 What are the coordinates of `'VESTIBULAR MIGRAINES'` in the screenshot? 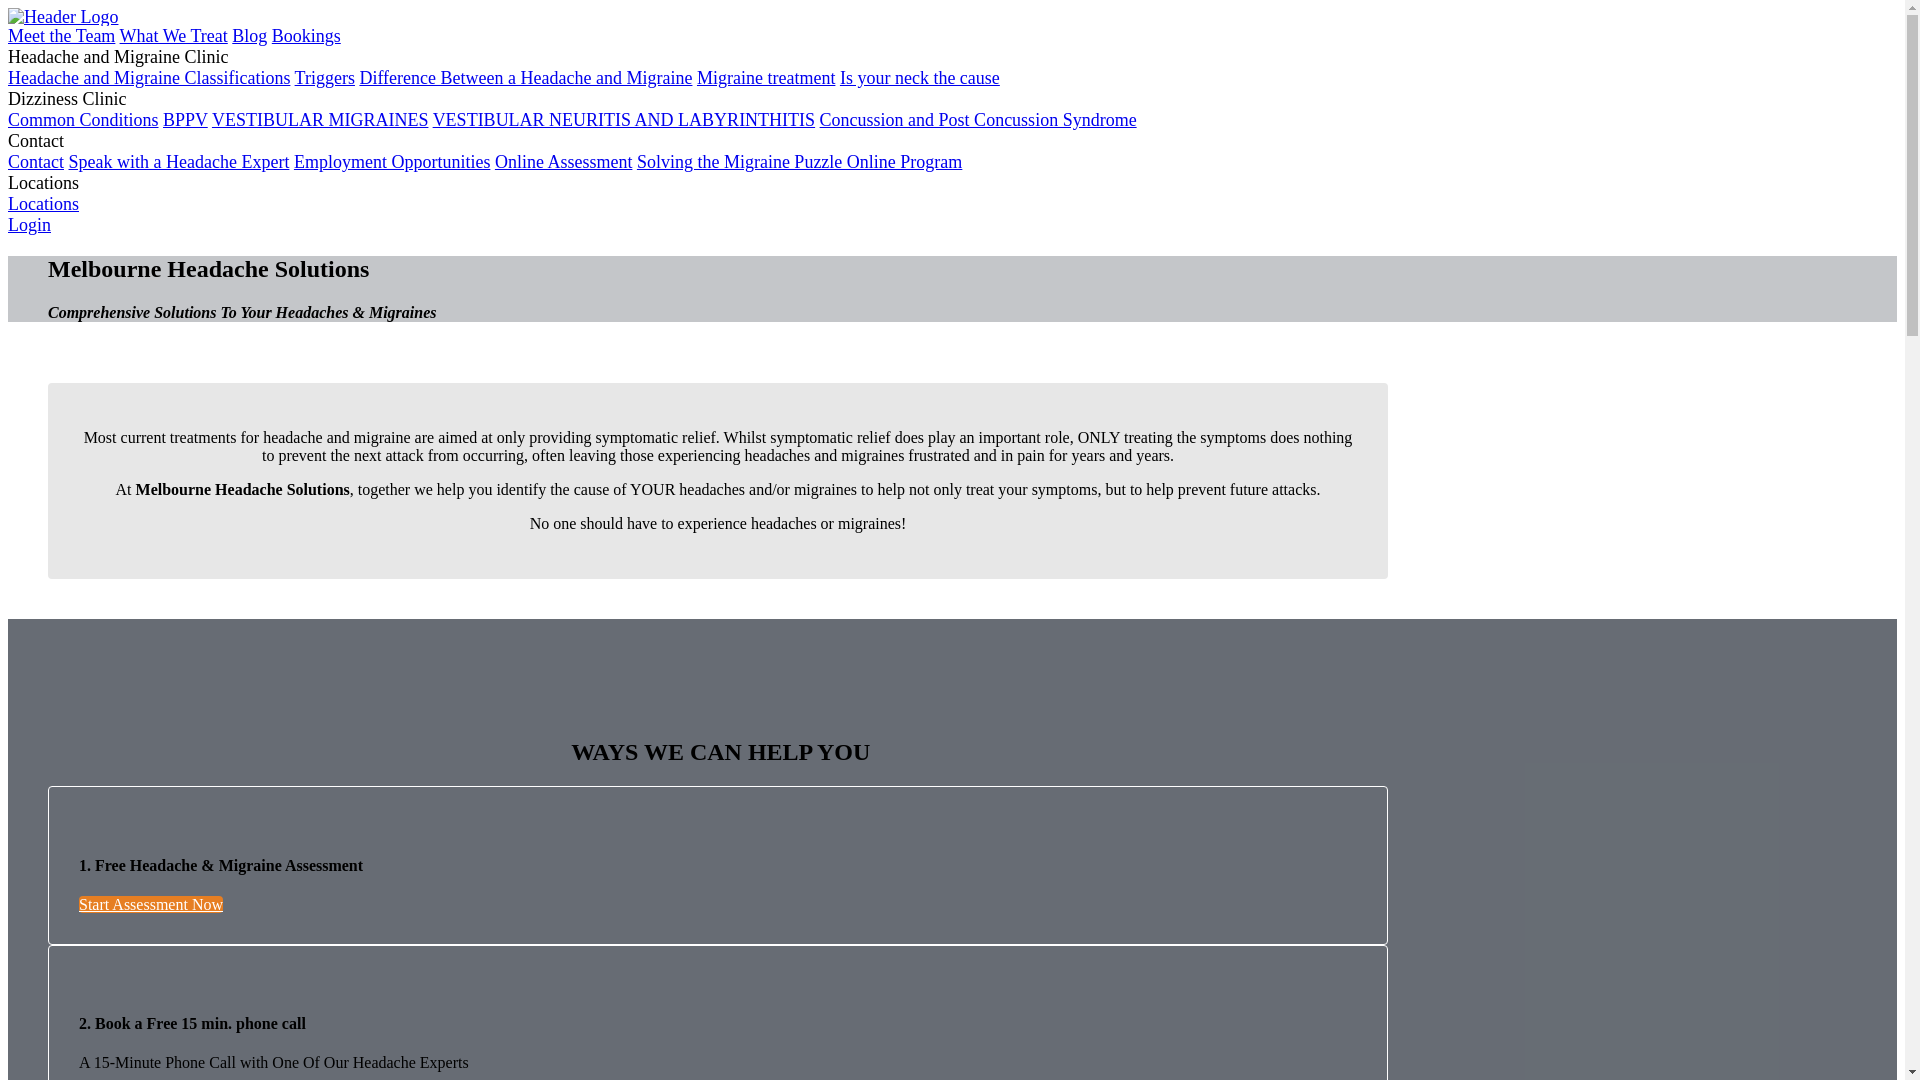 It's located at (320, 119).